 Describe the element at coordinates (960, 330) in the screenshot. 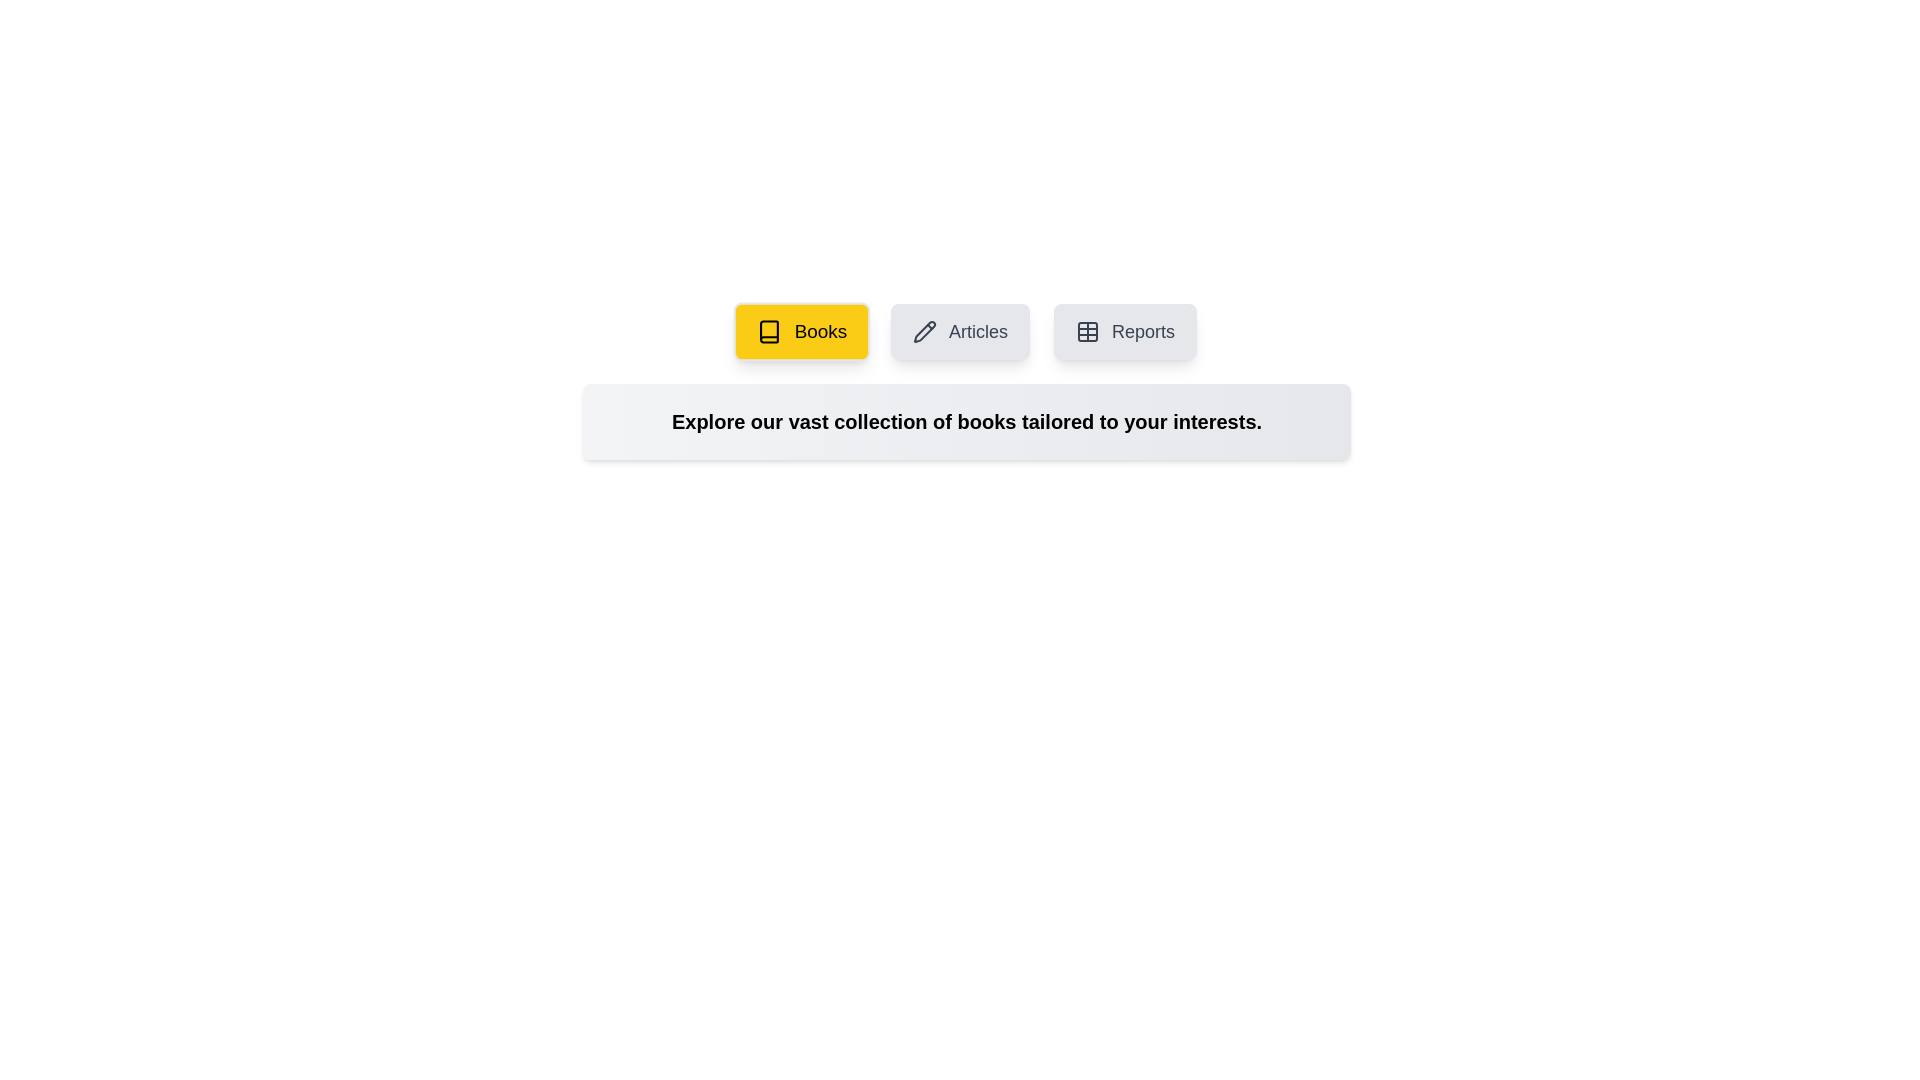

I see `the 'Articles' button, which is centrally located in a trio of buttons alongside 'Books' and 'Reports', to trigger hover effects` at that location.